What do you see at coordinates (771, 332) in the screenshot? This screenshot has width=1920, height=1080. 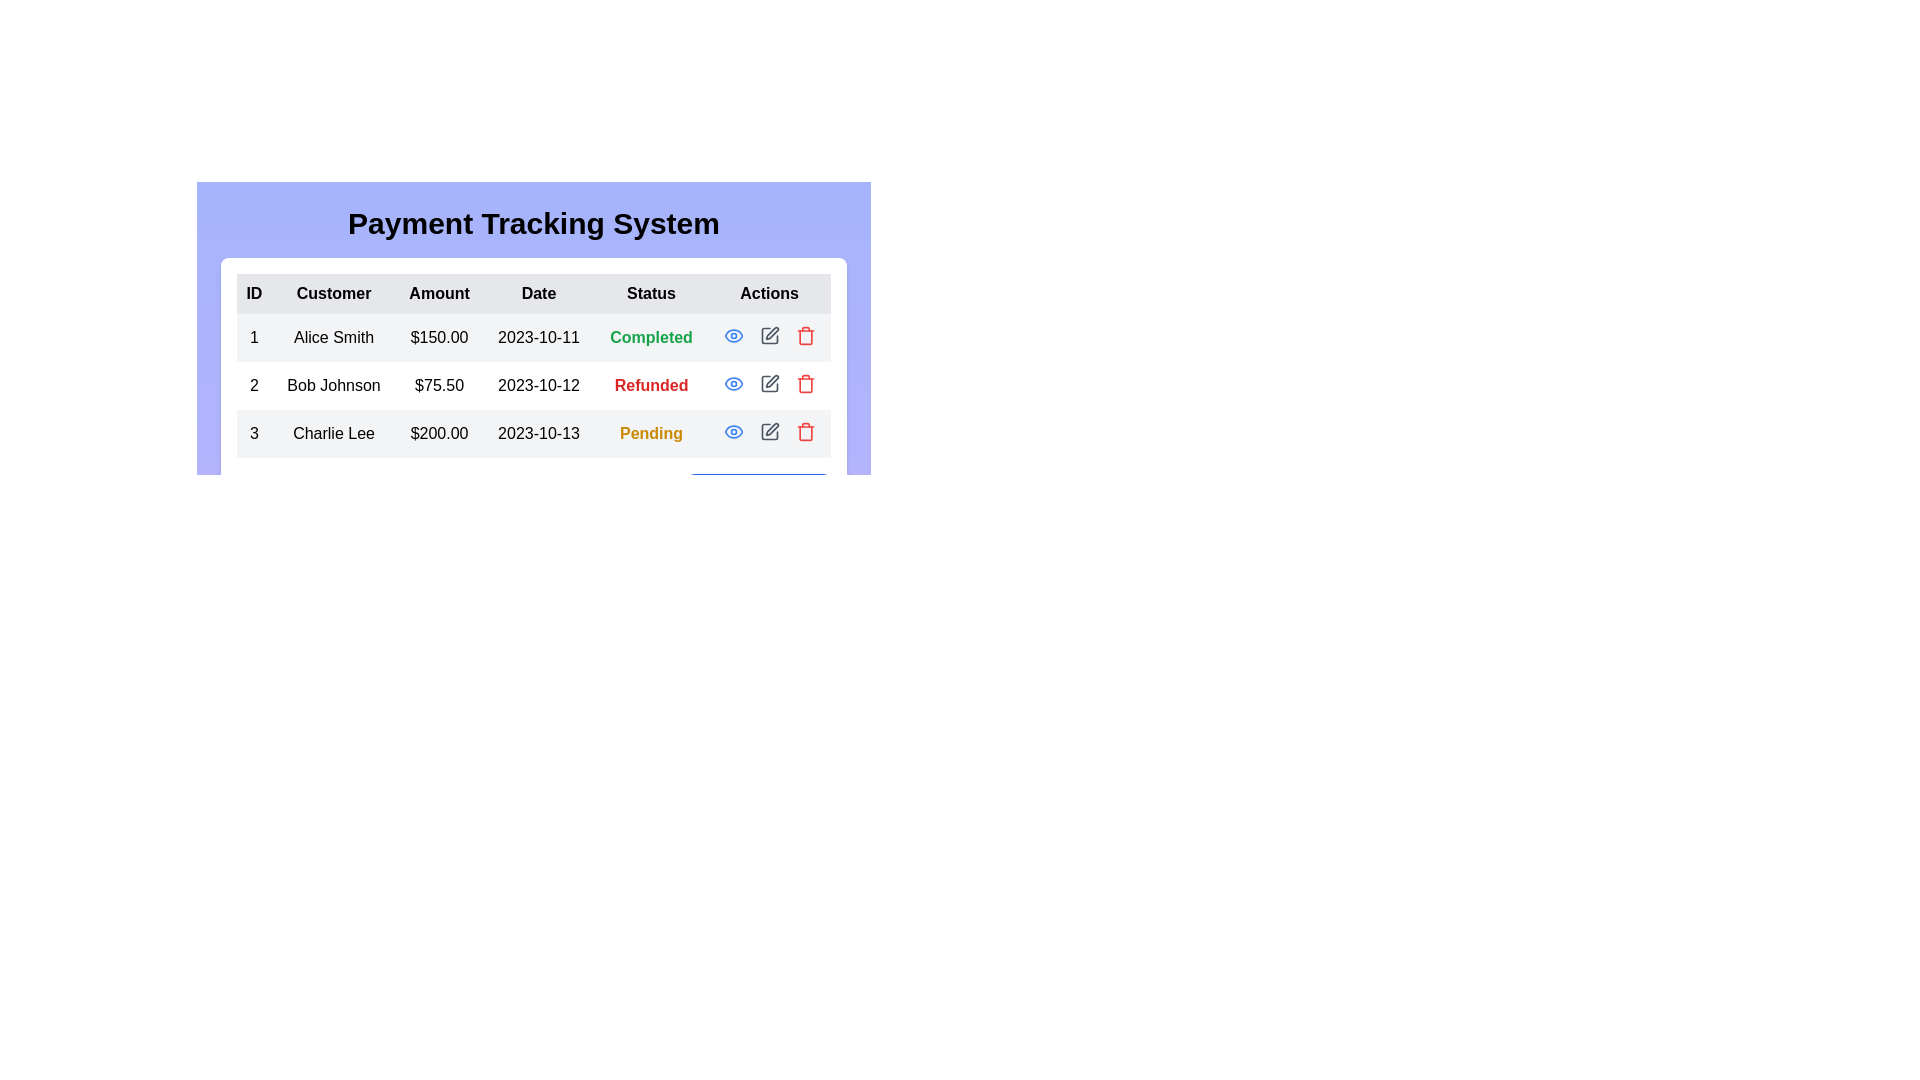 I see `the editing button icon, which resembles a pen, located in the second row of the 'Actions' column aligned with the 'Bob Johnson' entry` at bounding box center [771, 332].